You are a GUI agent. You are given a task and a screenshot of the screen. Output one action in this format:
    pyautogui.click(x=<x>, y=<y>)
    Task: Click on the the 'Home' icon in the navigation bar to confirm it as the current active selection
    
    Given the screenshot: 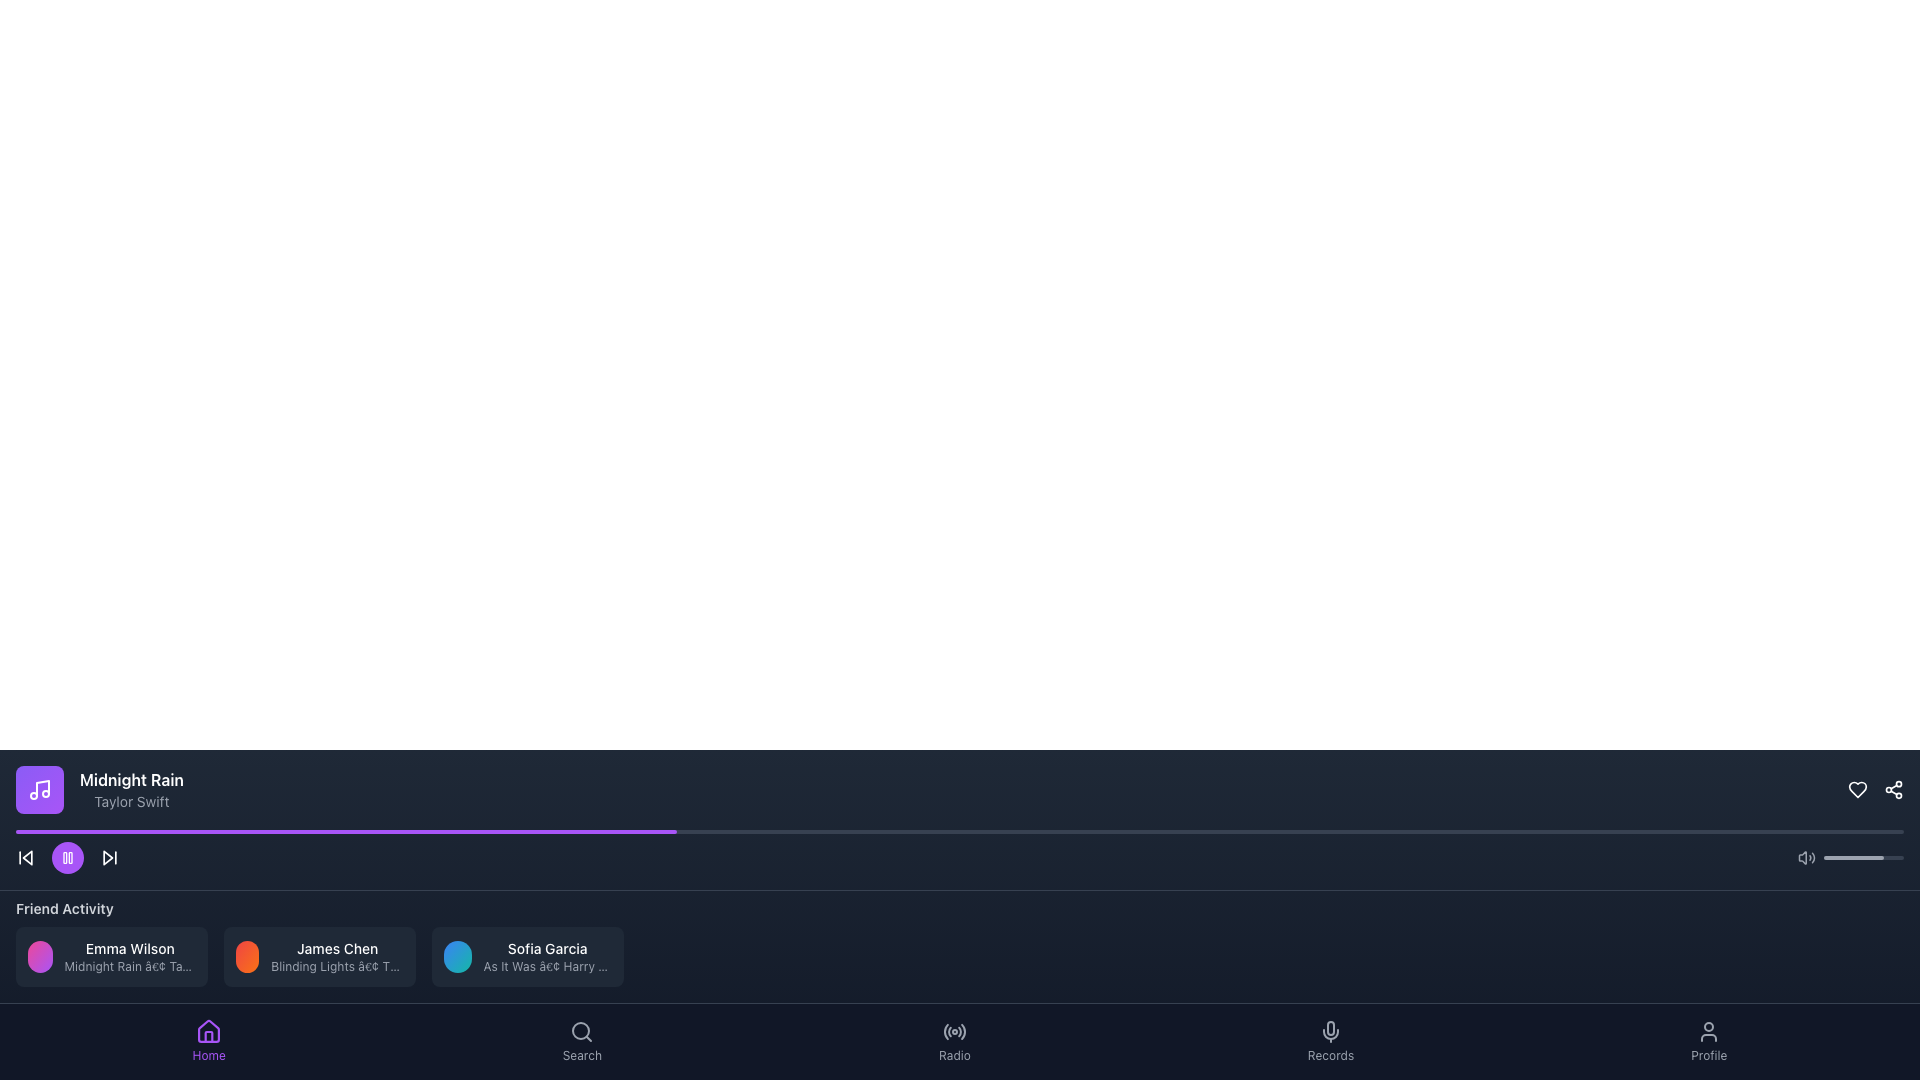 What is the action you would take?
    pyautogui.click(x=209, y=1032)
    